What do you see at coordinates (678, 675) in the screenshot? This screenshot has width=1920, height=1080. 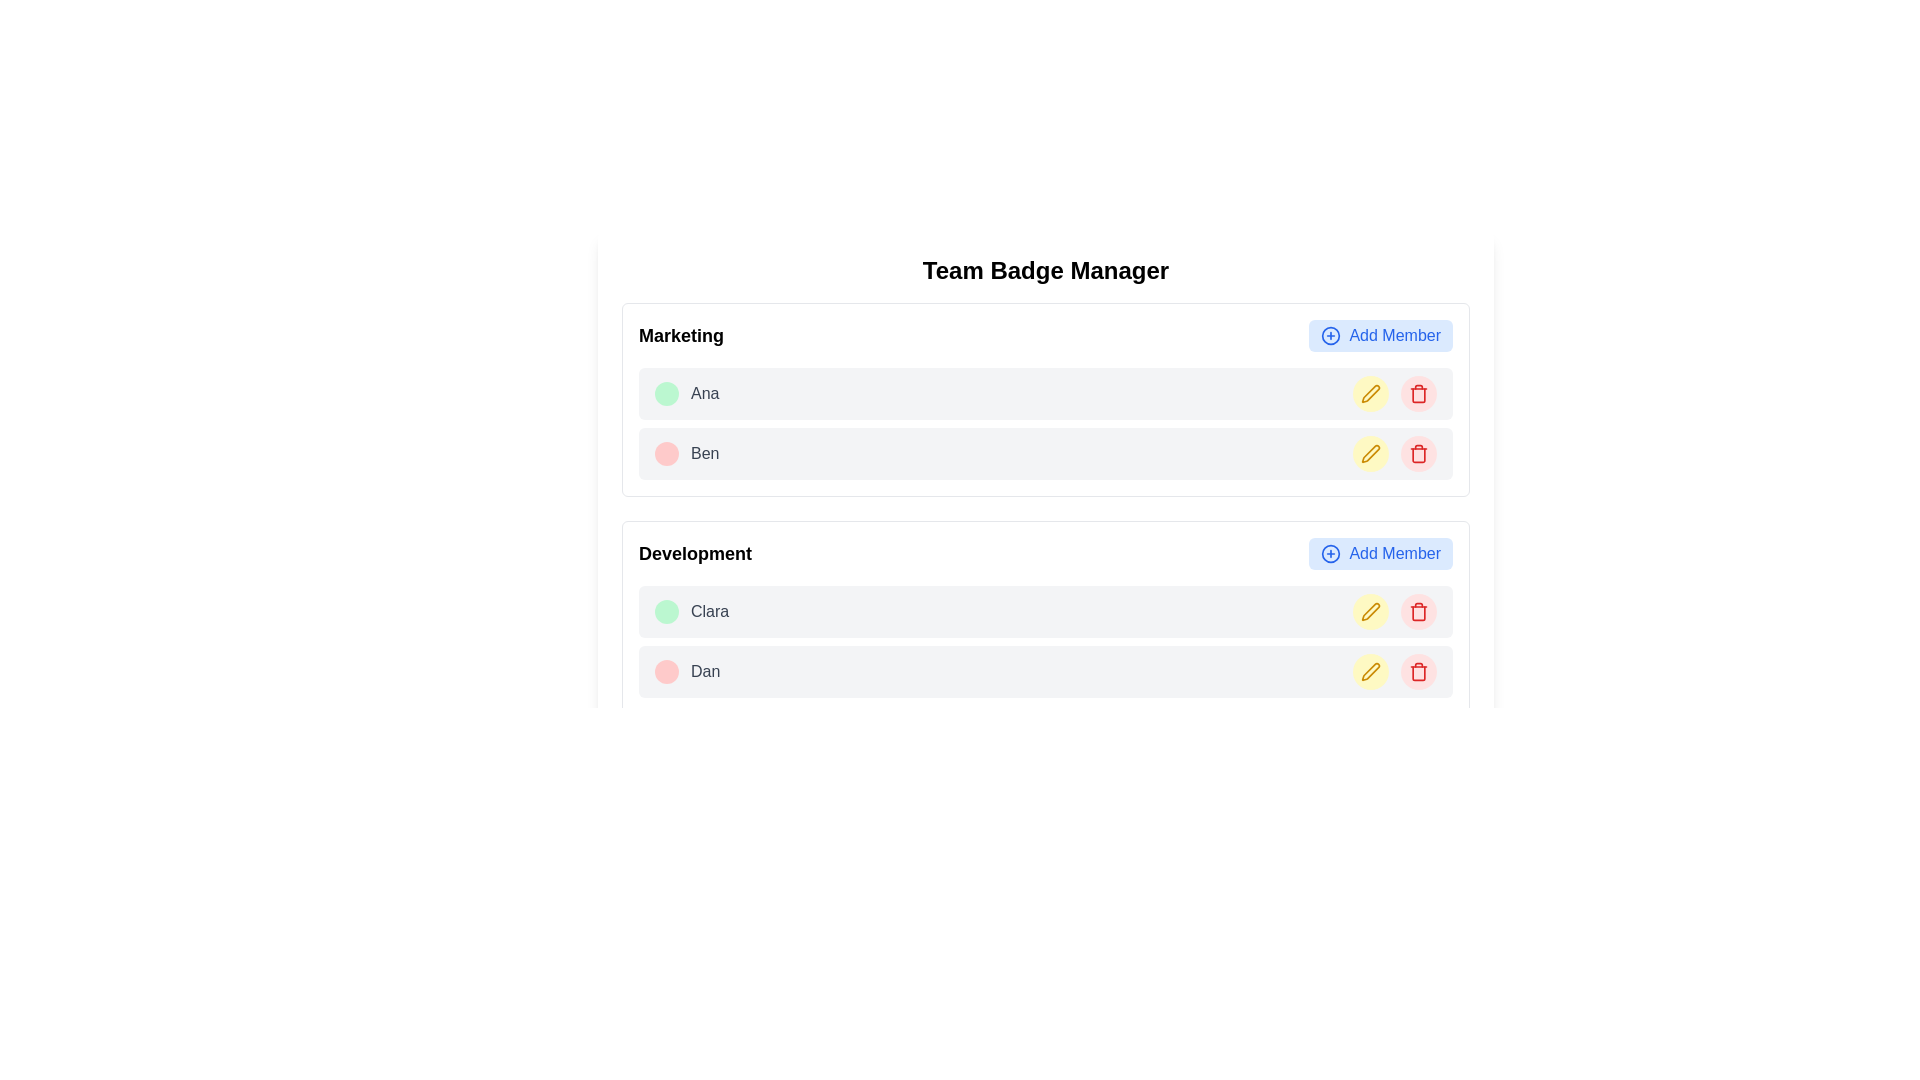 I see `the circular red badge located in the 'Development' section, to the left of the entry labeled 'Dan'` at bounding box center [678, 675].